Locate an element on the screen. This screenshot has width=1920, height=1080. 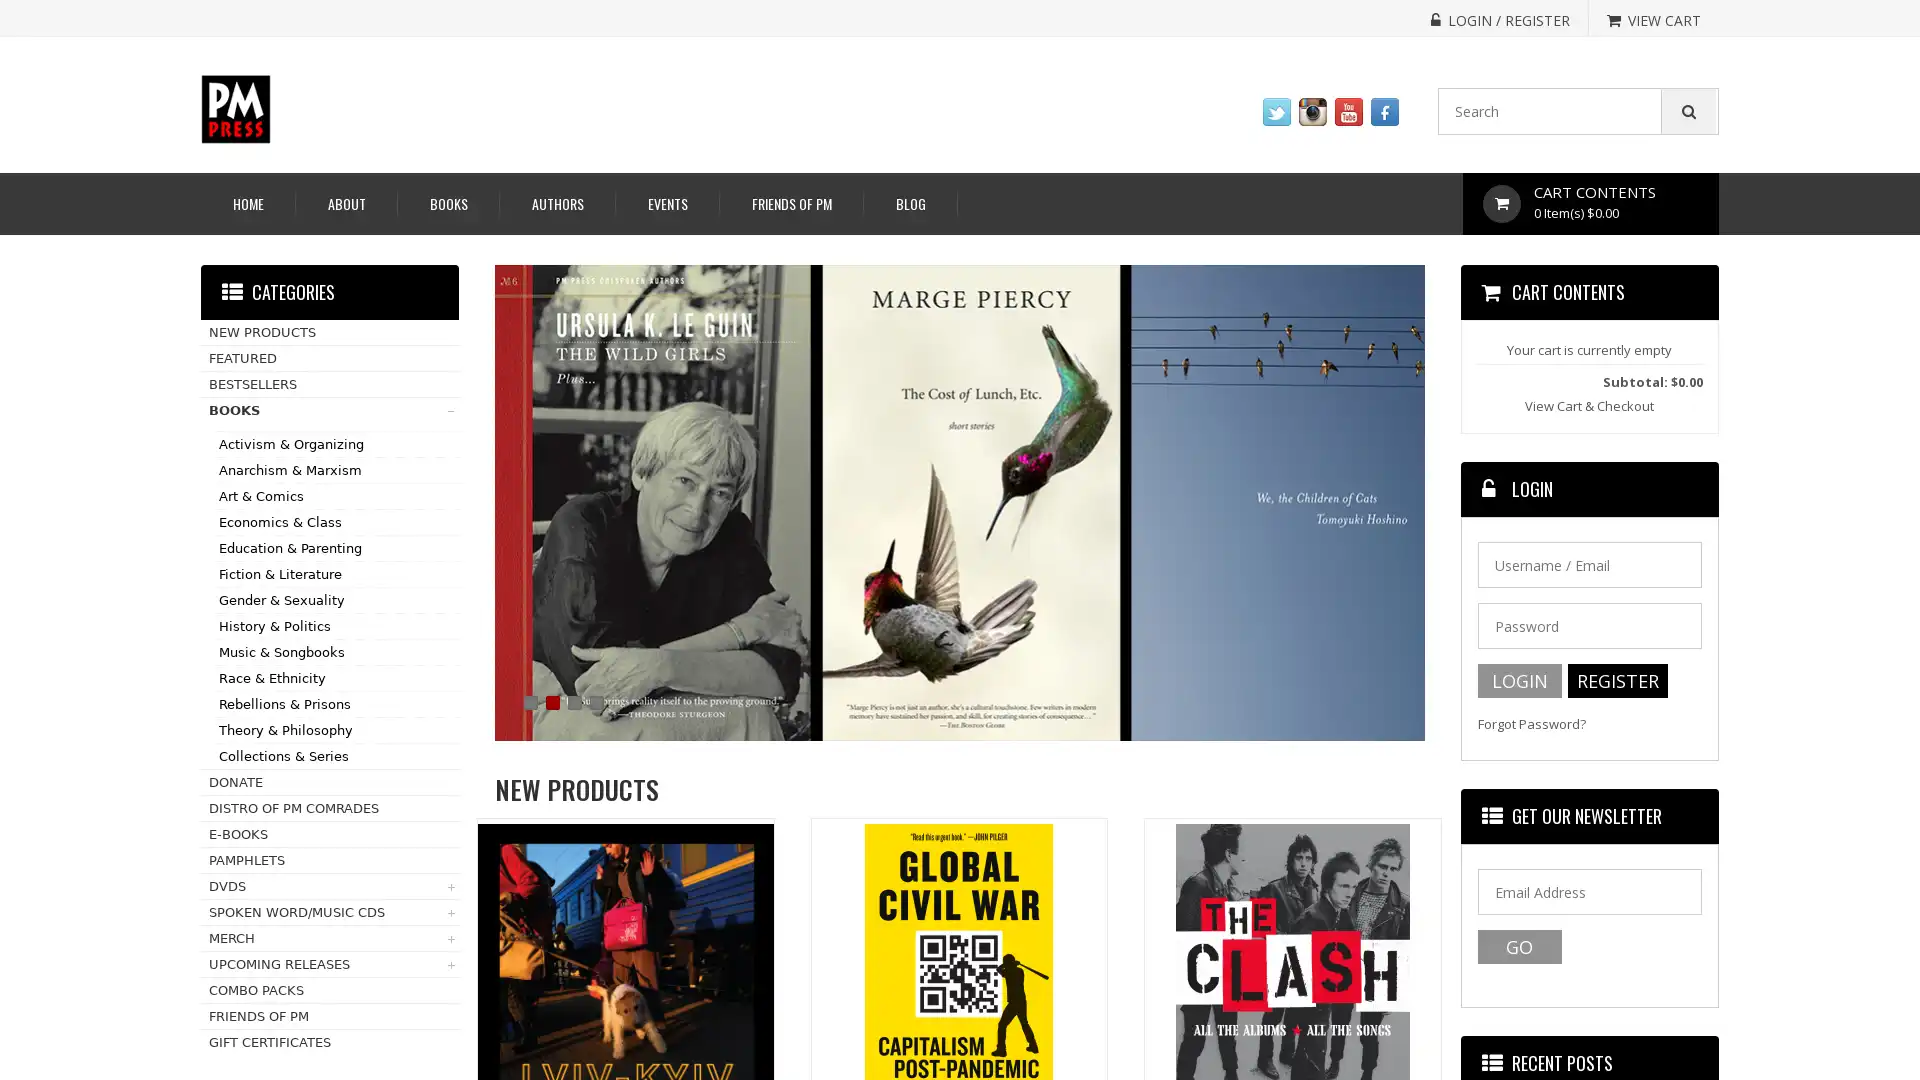
Go is located at coordinates (1518, 946).